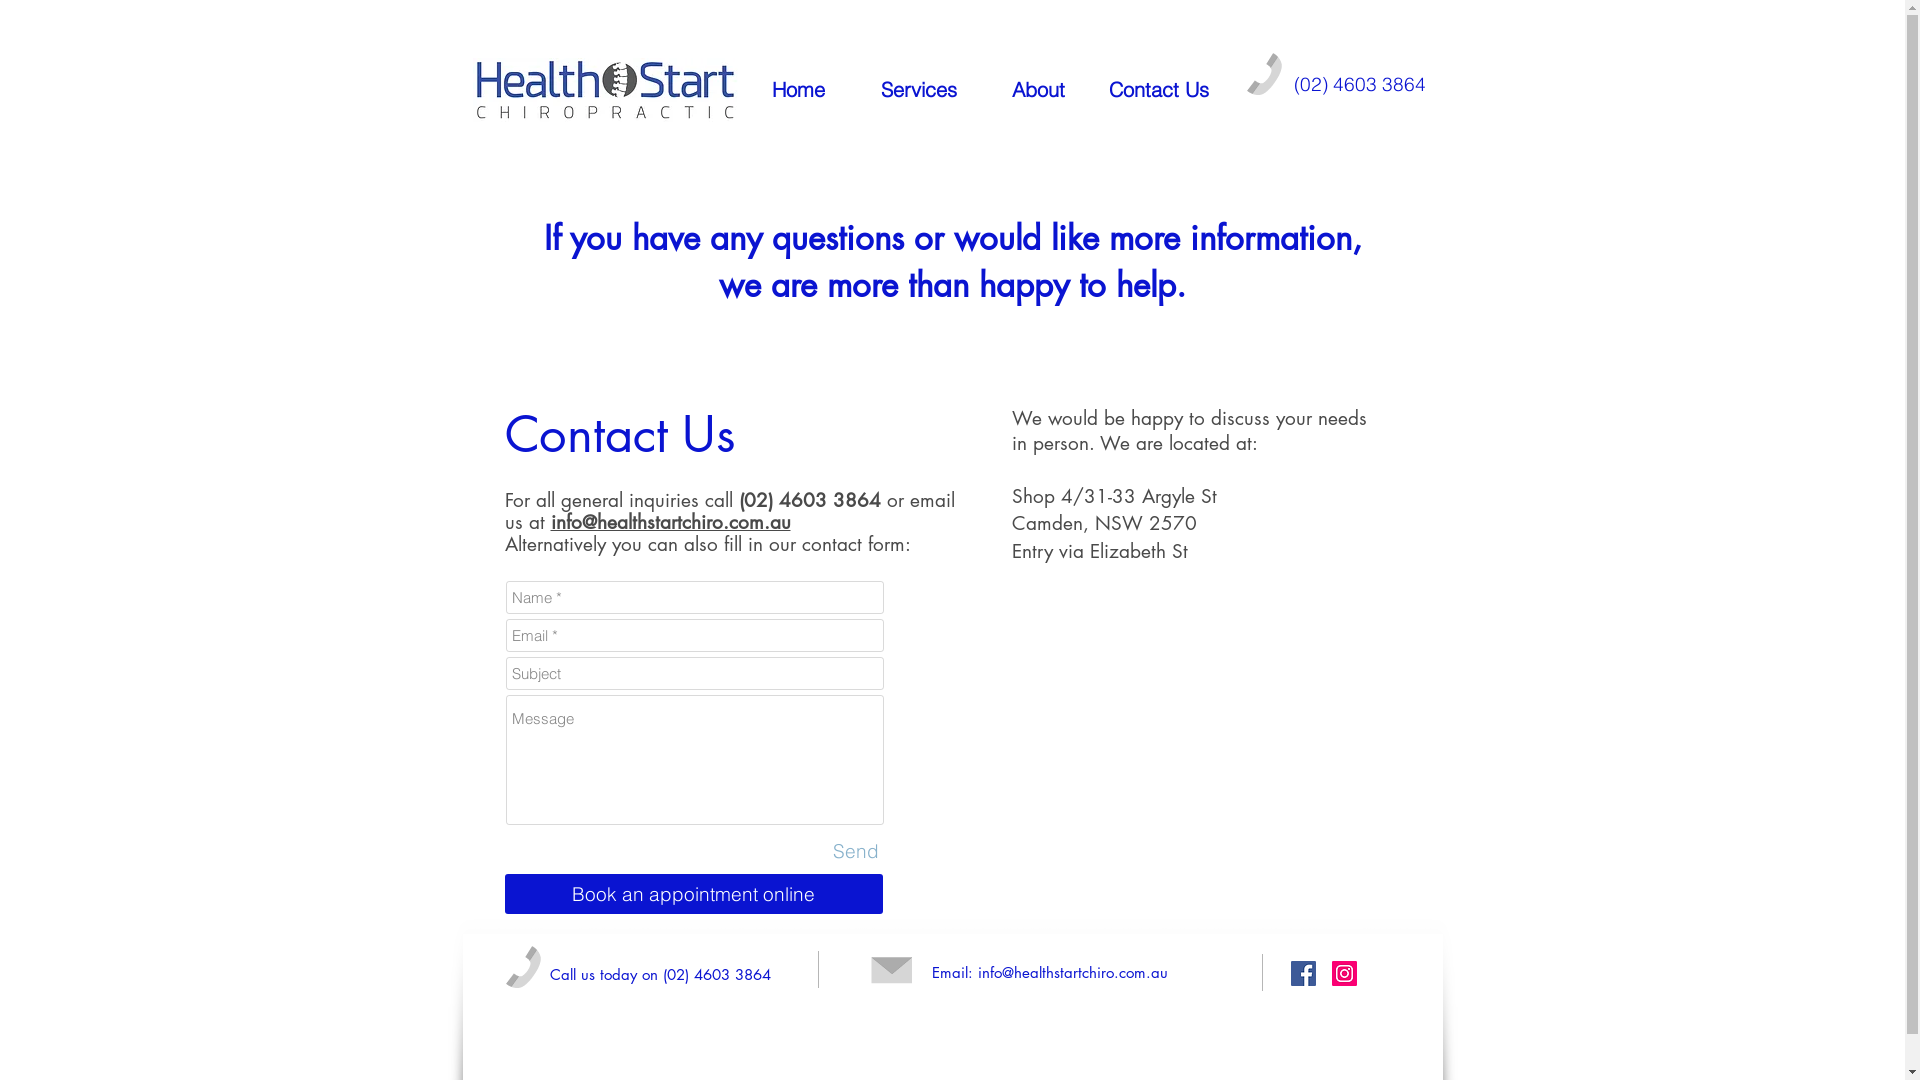 This screenshot has height=1080, width=1920. Describe the element at coordinates (1157, 88) in the screenshot. I see `'Contact Us'` at that location.